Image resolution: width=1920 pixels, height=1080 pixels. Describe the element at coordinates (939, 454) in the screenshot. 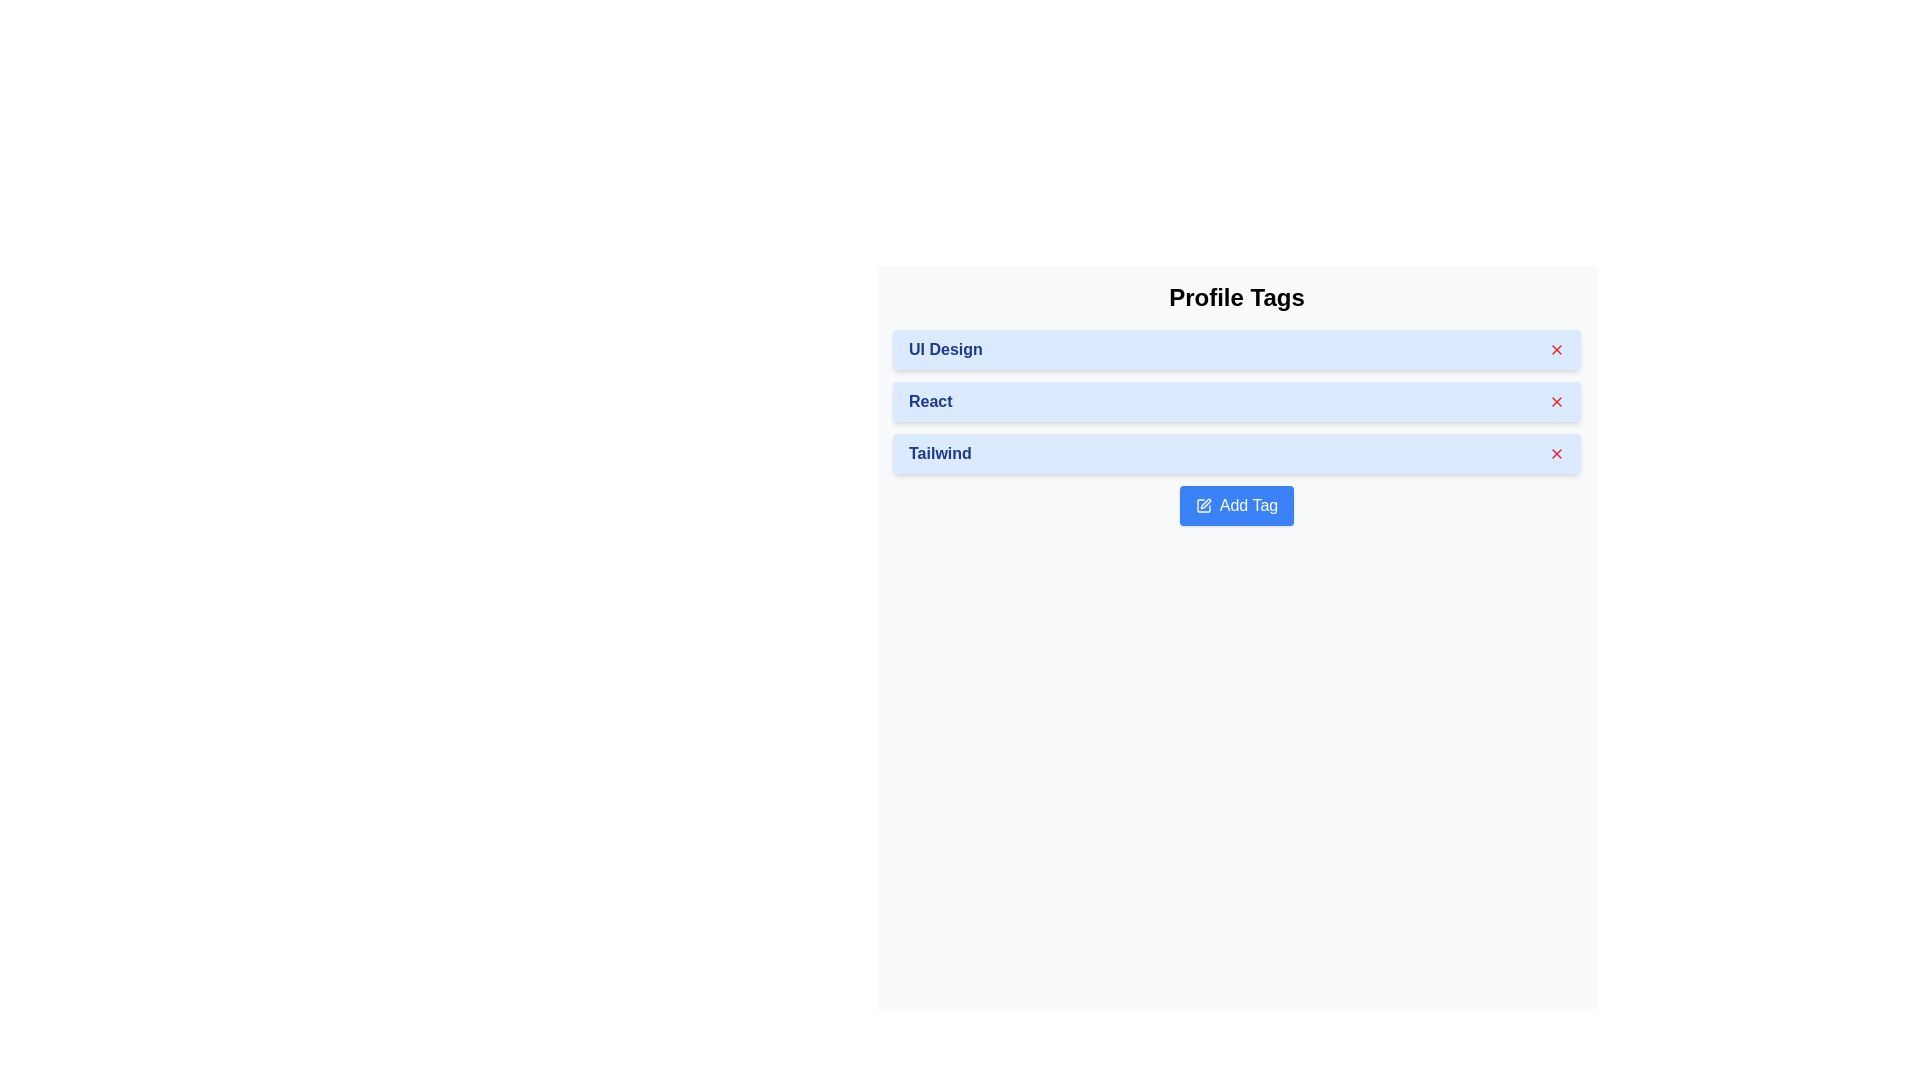

I see `the Text Label indicating a tag or selected item in the list, located inside a light blue rectangular box to the left of the 'close' icon button` at that location.